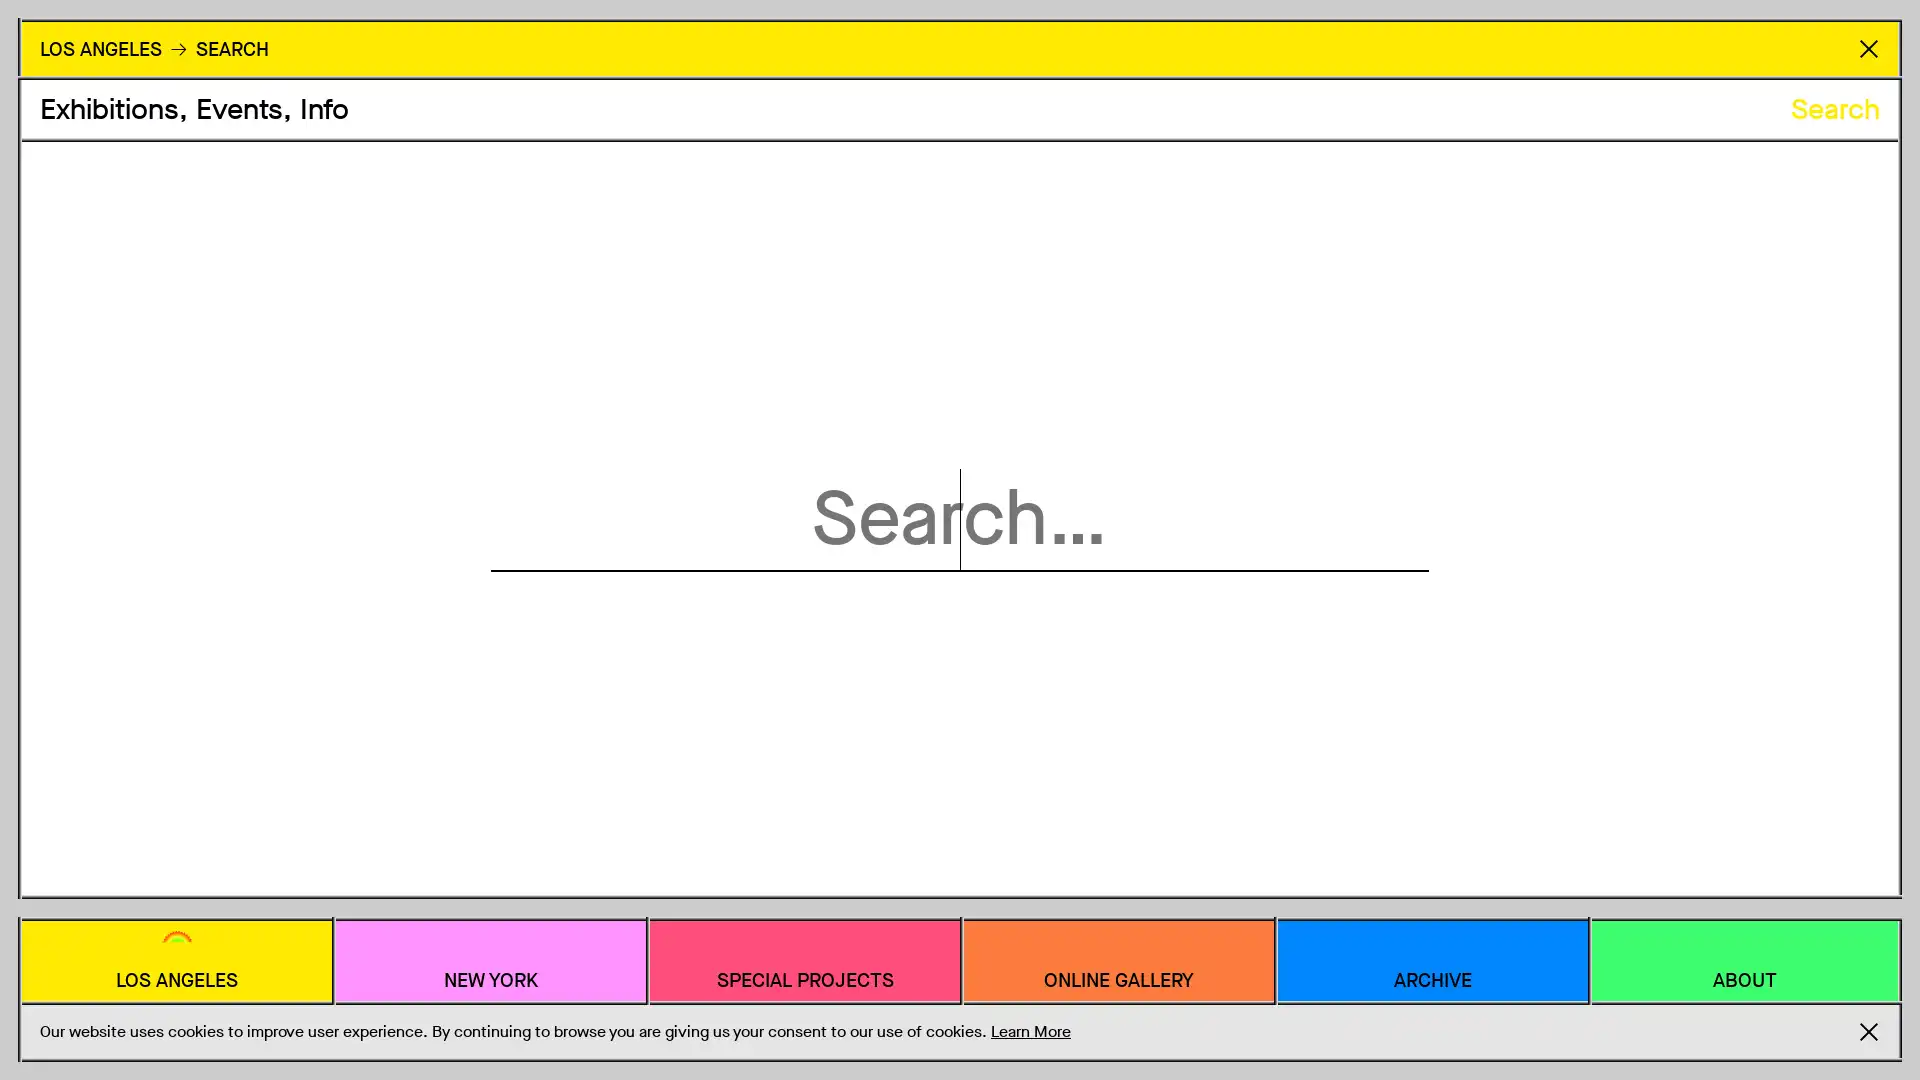 The height and width of the screenshot is (1080, 1920). I want to click on Accept, so click(1867, 1031).